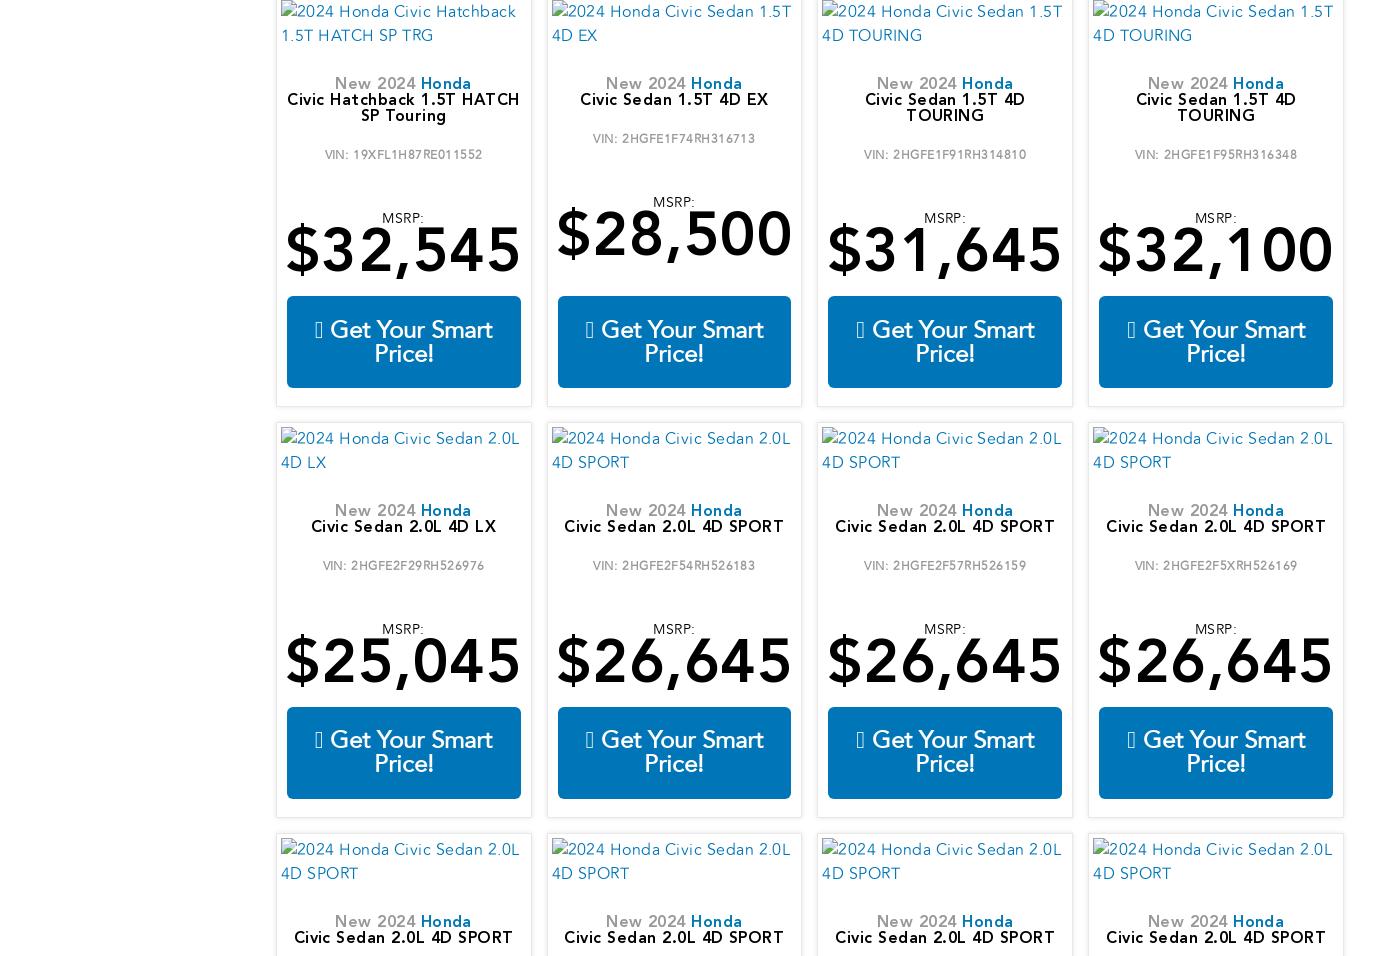 This screenshot has height=956, width=1400. I want to click on '2HGFE2F57RH526159', so click(959, 563).